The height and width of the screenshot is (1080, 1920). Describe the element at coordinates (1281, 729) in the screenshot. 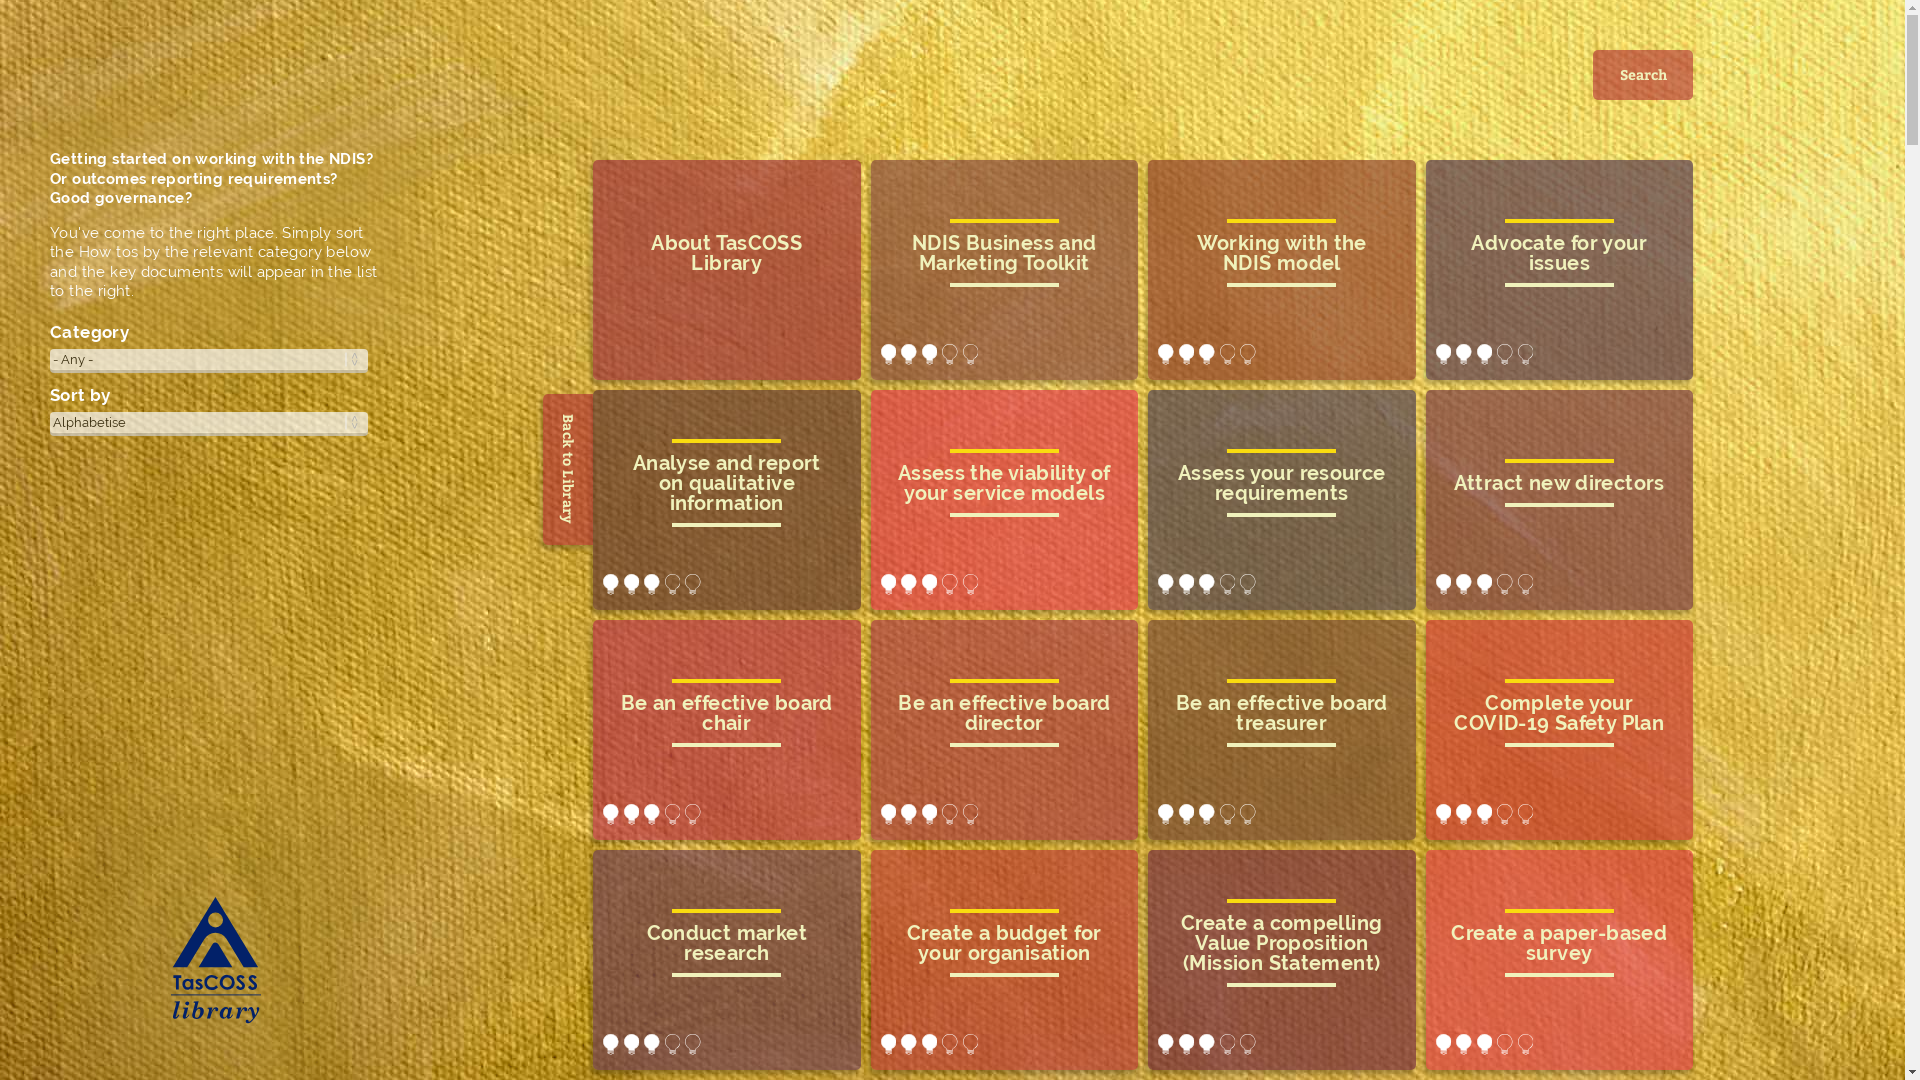

I see `'be an effective board treasurer'` at that location.